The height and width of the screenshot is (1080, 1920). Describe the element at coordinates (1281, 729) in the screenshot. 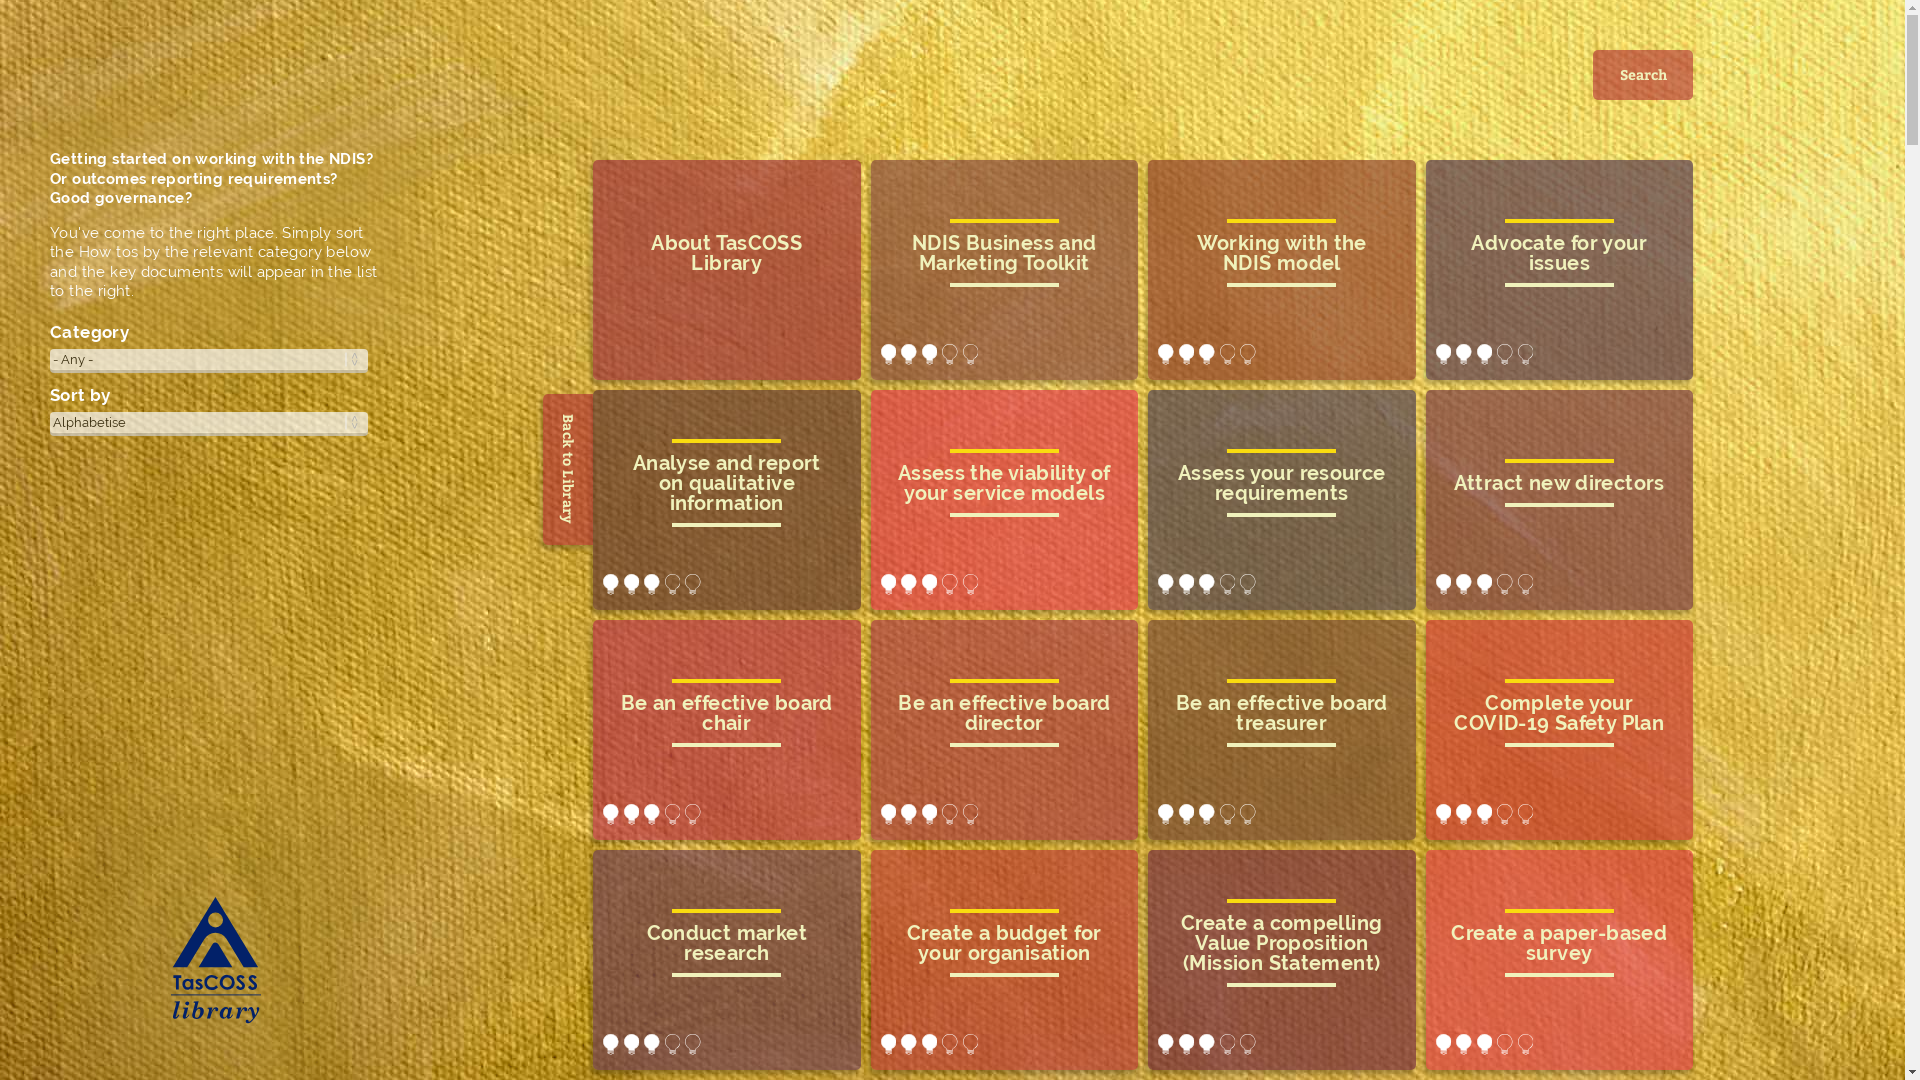

I see `'be an effective board treasurer'` at that location.